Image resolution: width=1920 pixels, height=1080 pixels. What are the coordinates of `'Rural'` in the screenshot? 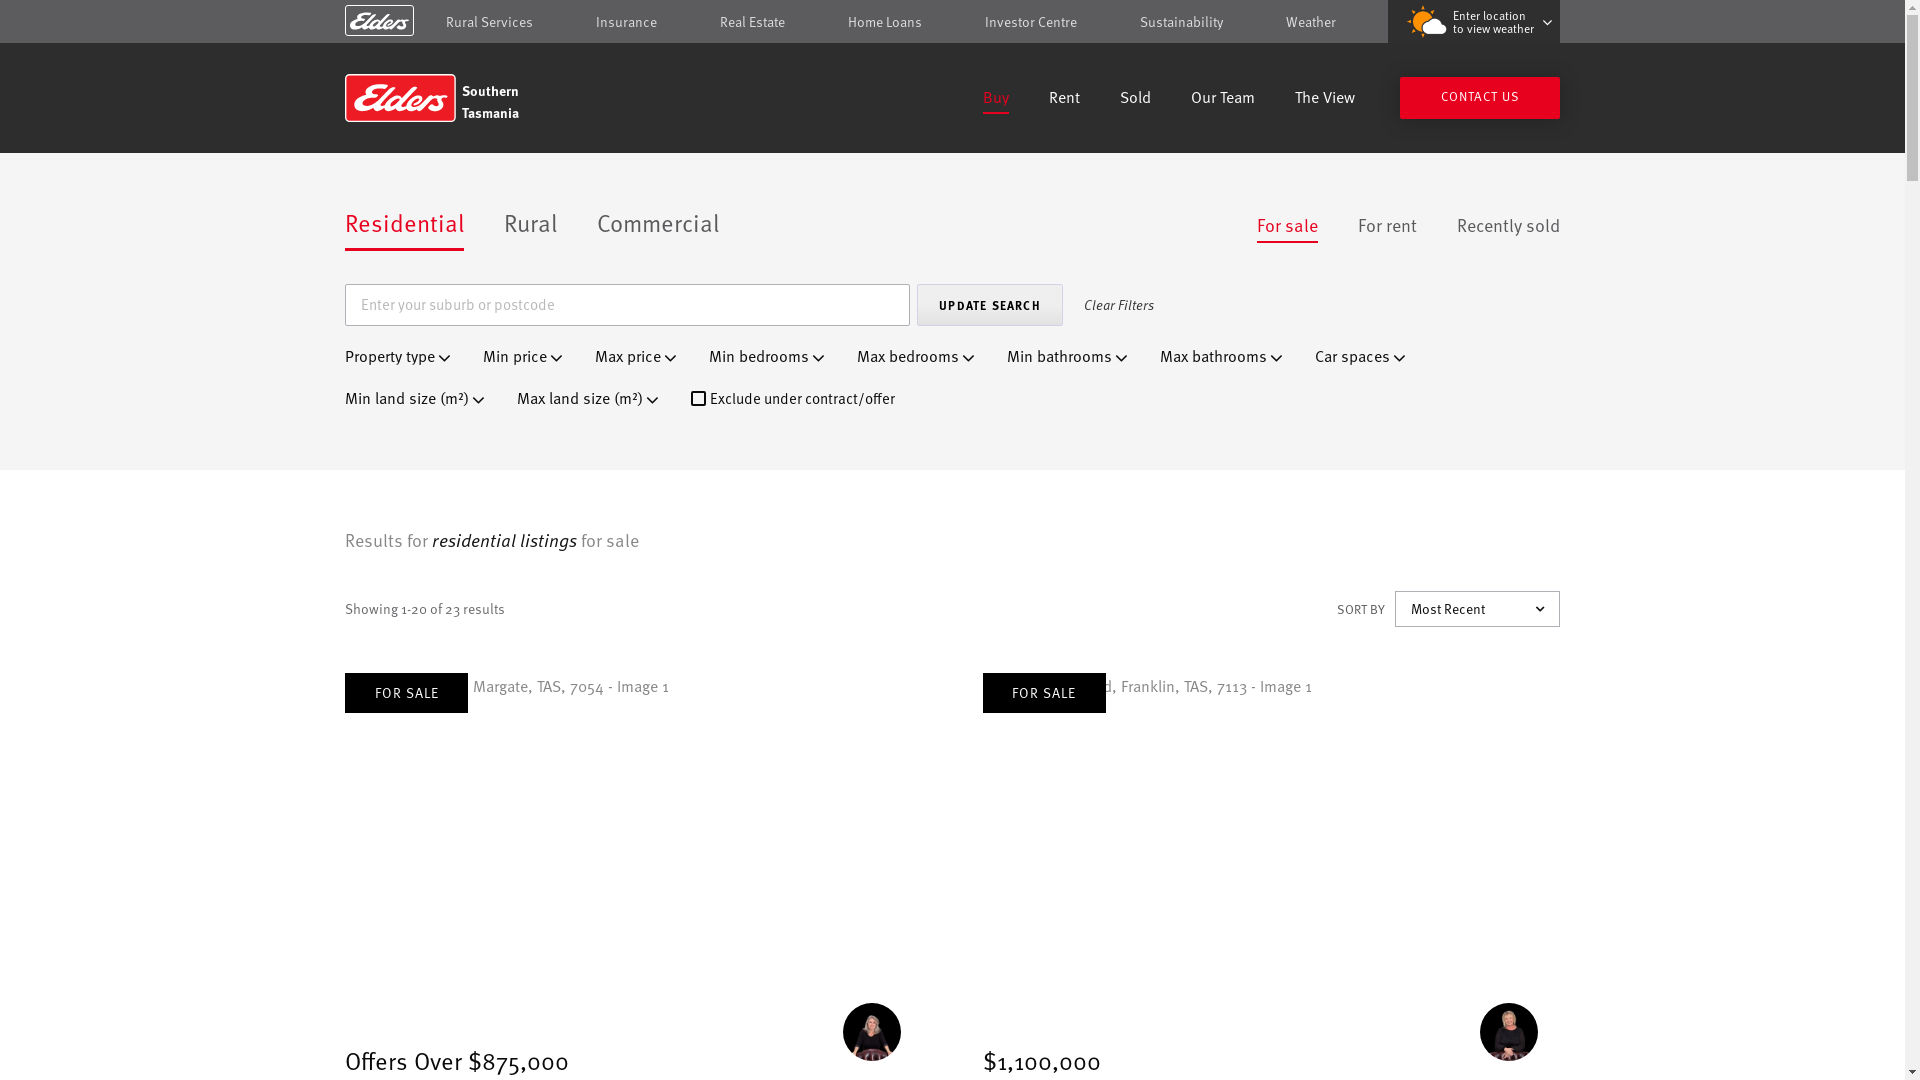 It's located at (530, 223).